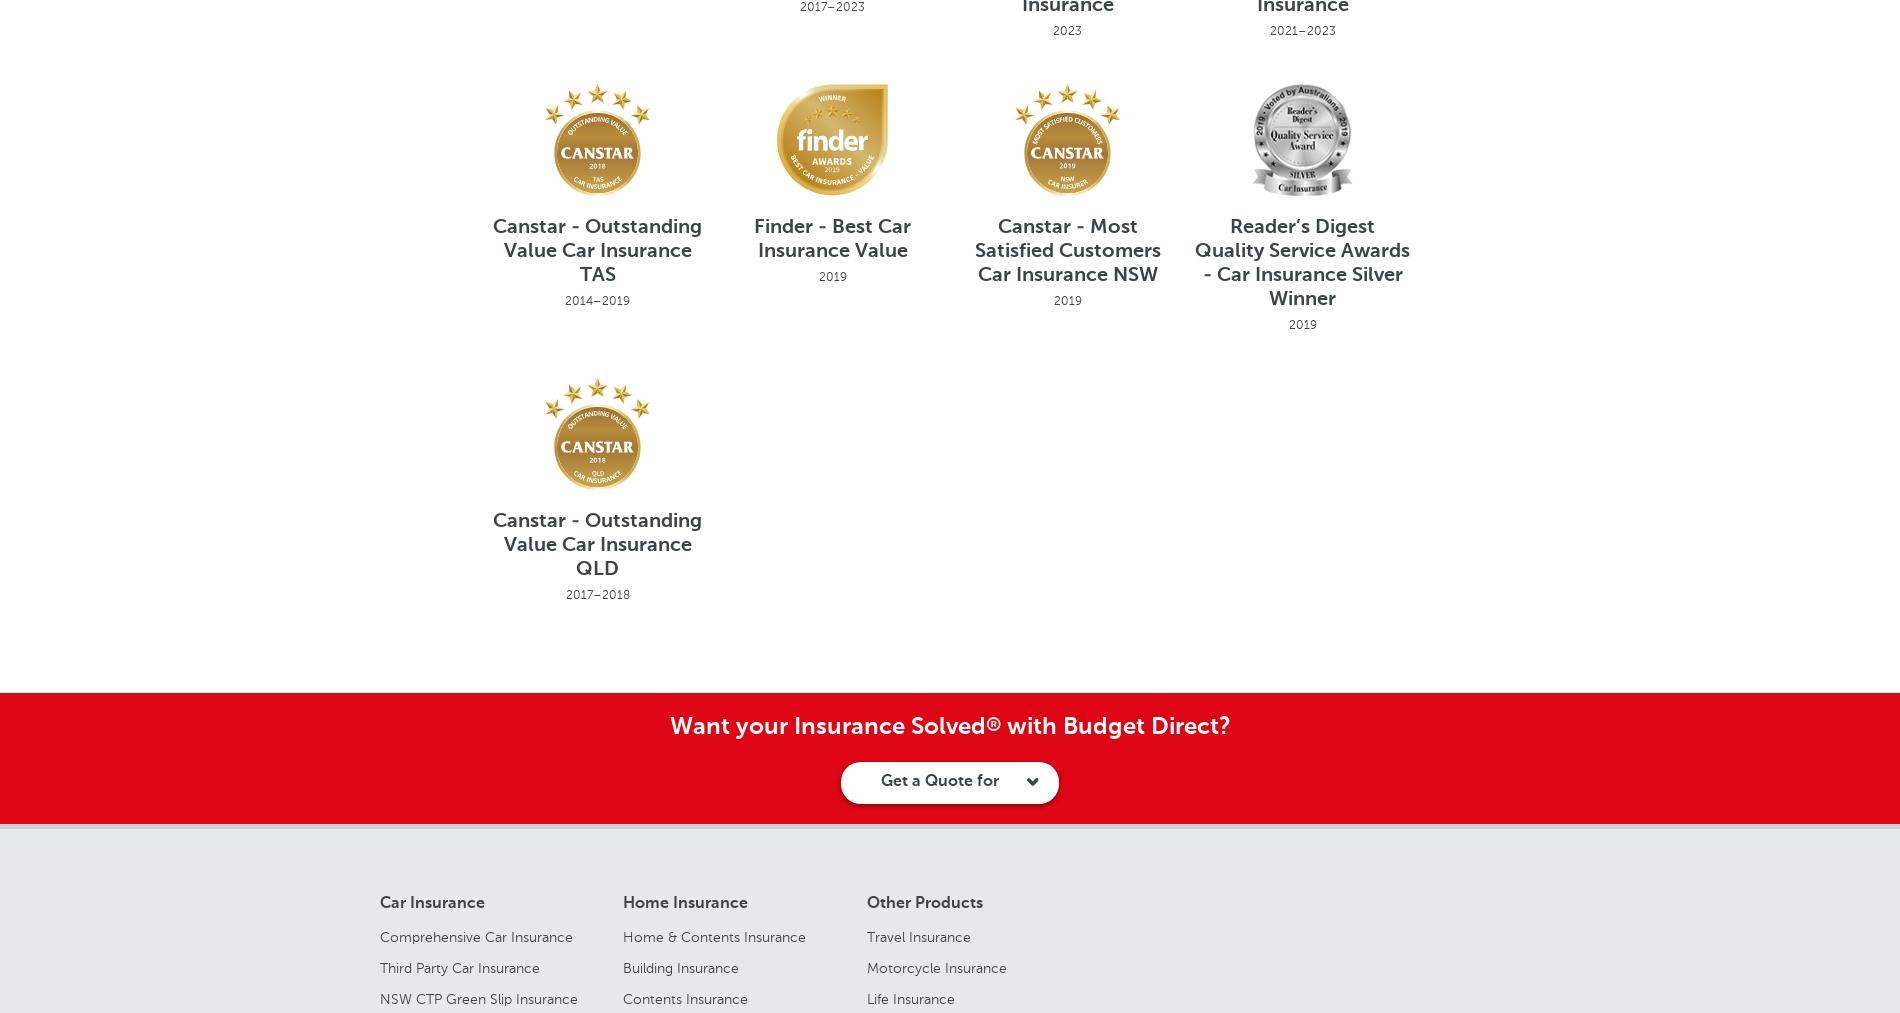 This screenshot has width=1900, height=1013. What do you see at coordinates (458, 967) in the screenshot?
I see `'Third Party Car Insurance'` at bounding box center [458, 967].